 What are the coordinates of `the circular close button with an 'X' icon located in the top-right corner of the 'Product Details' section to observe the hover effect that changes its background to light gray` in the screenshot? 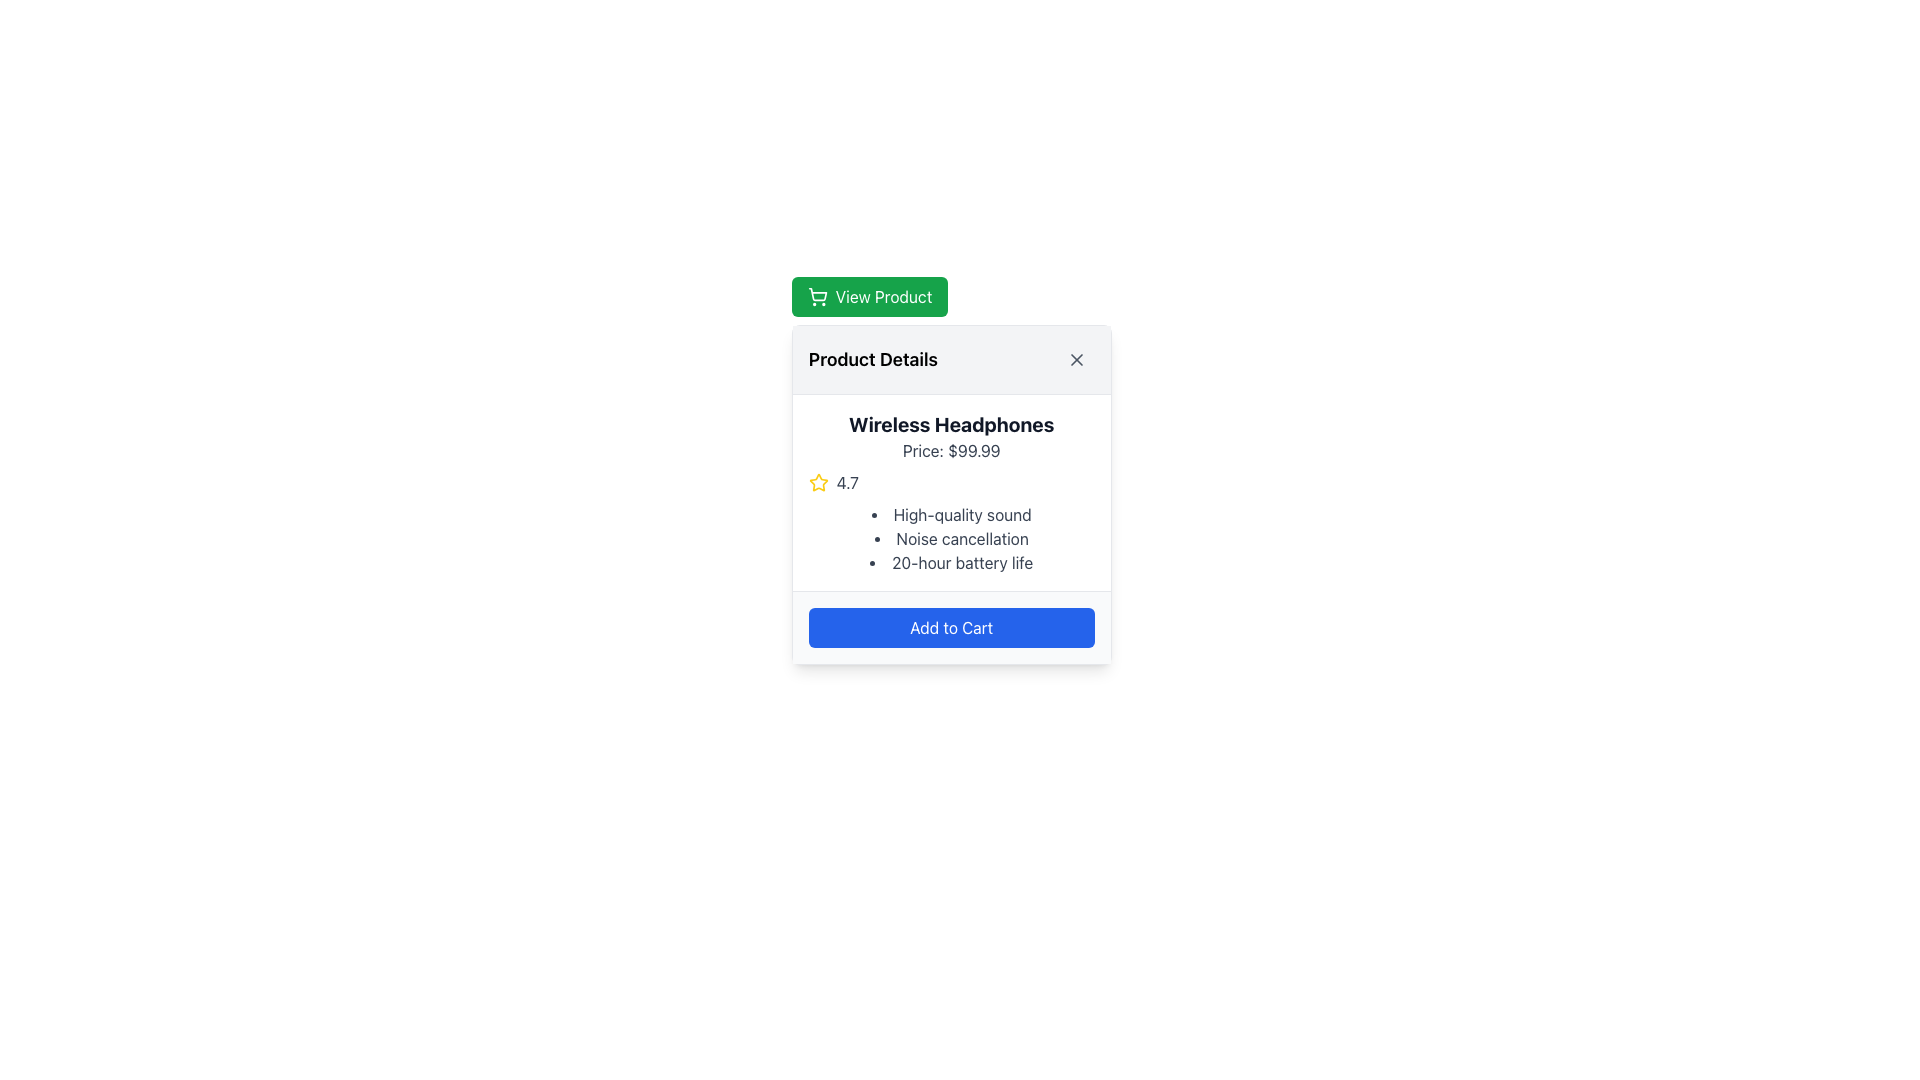 It's located at (1075, 358).